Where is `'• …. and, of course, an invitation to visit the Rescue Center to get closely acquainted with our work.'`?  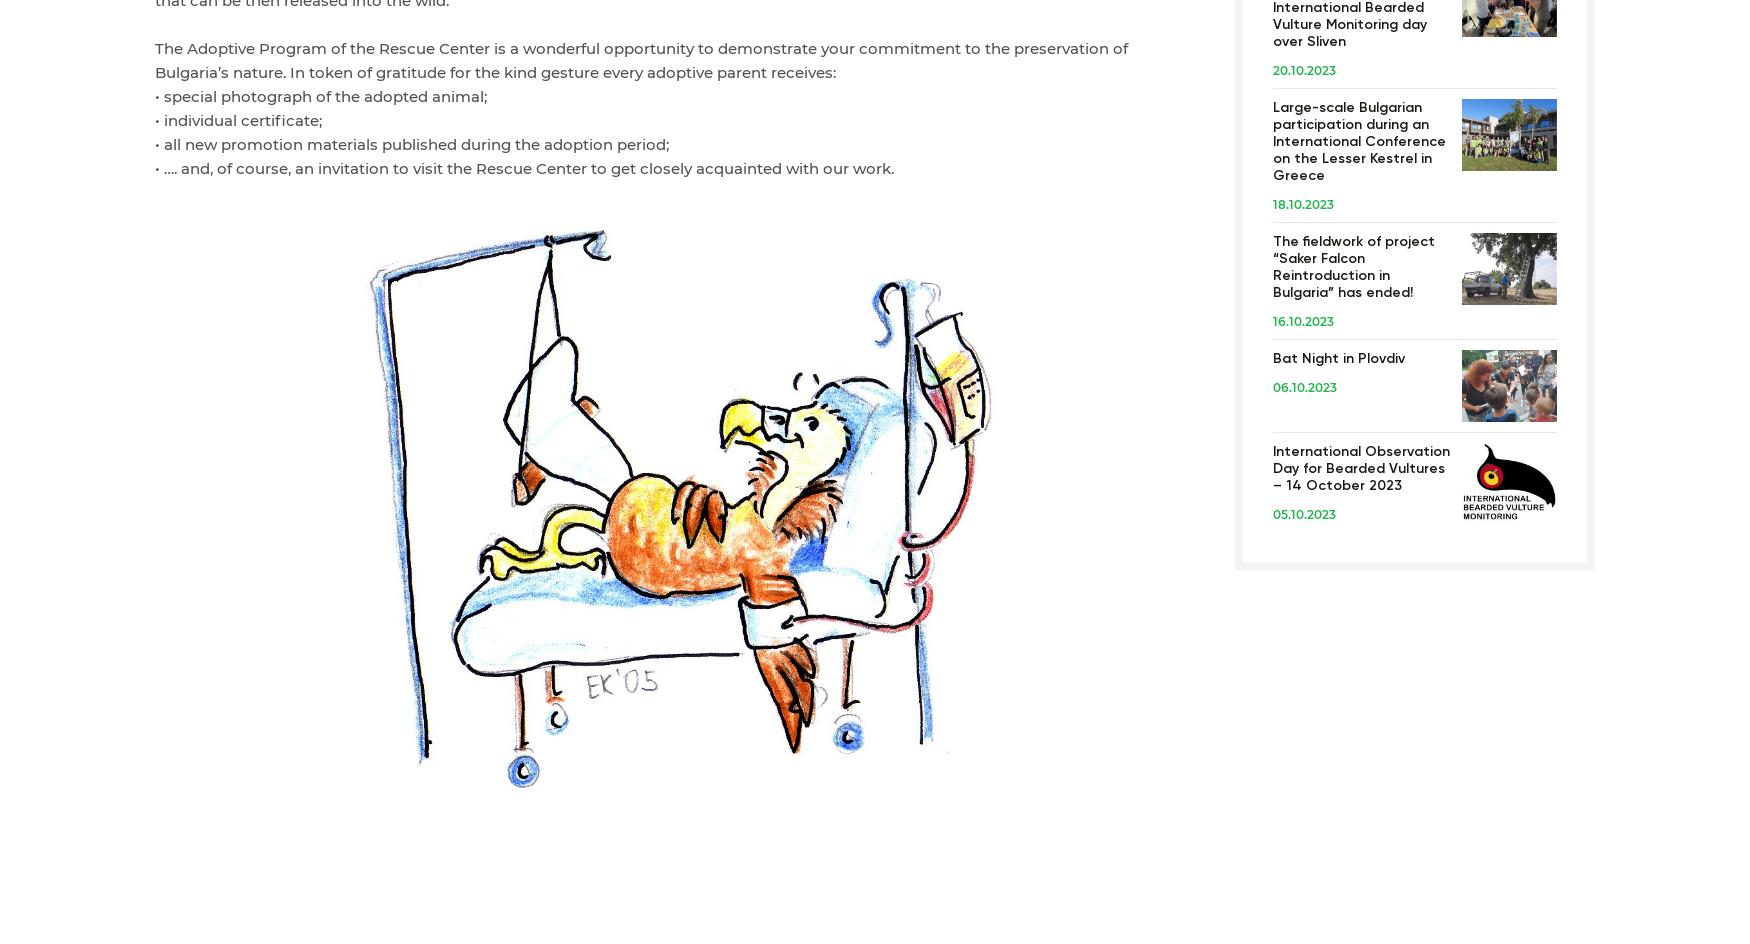 '• …. and, of course, an invitation to visit the Rescue Center to get closely acquainted with our work.' is located at coordinates (523, 168).